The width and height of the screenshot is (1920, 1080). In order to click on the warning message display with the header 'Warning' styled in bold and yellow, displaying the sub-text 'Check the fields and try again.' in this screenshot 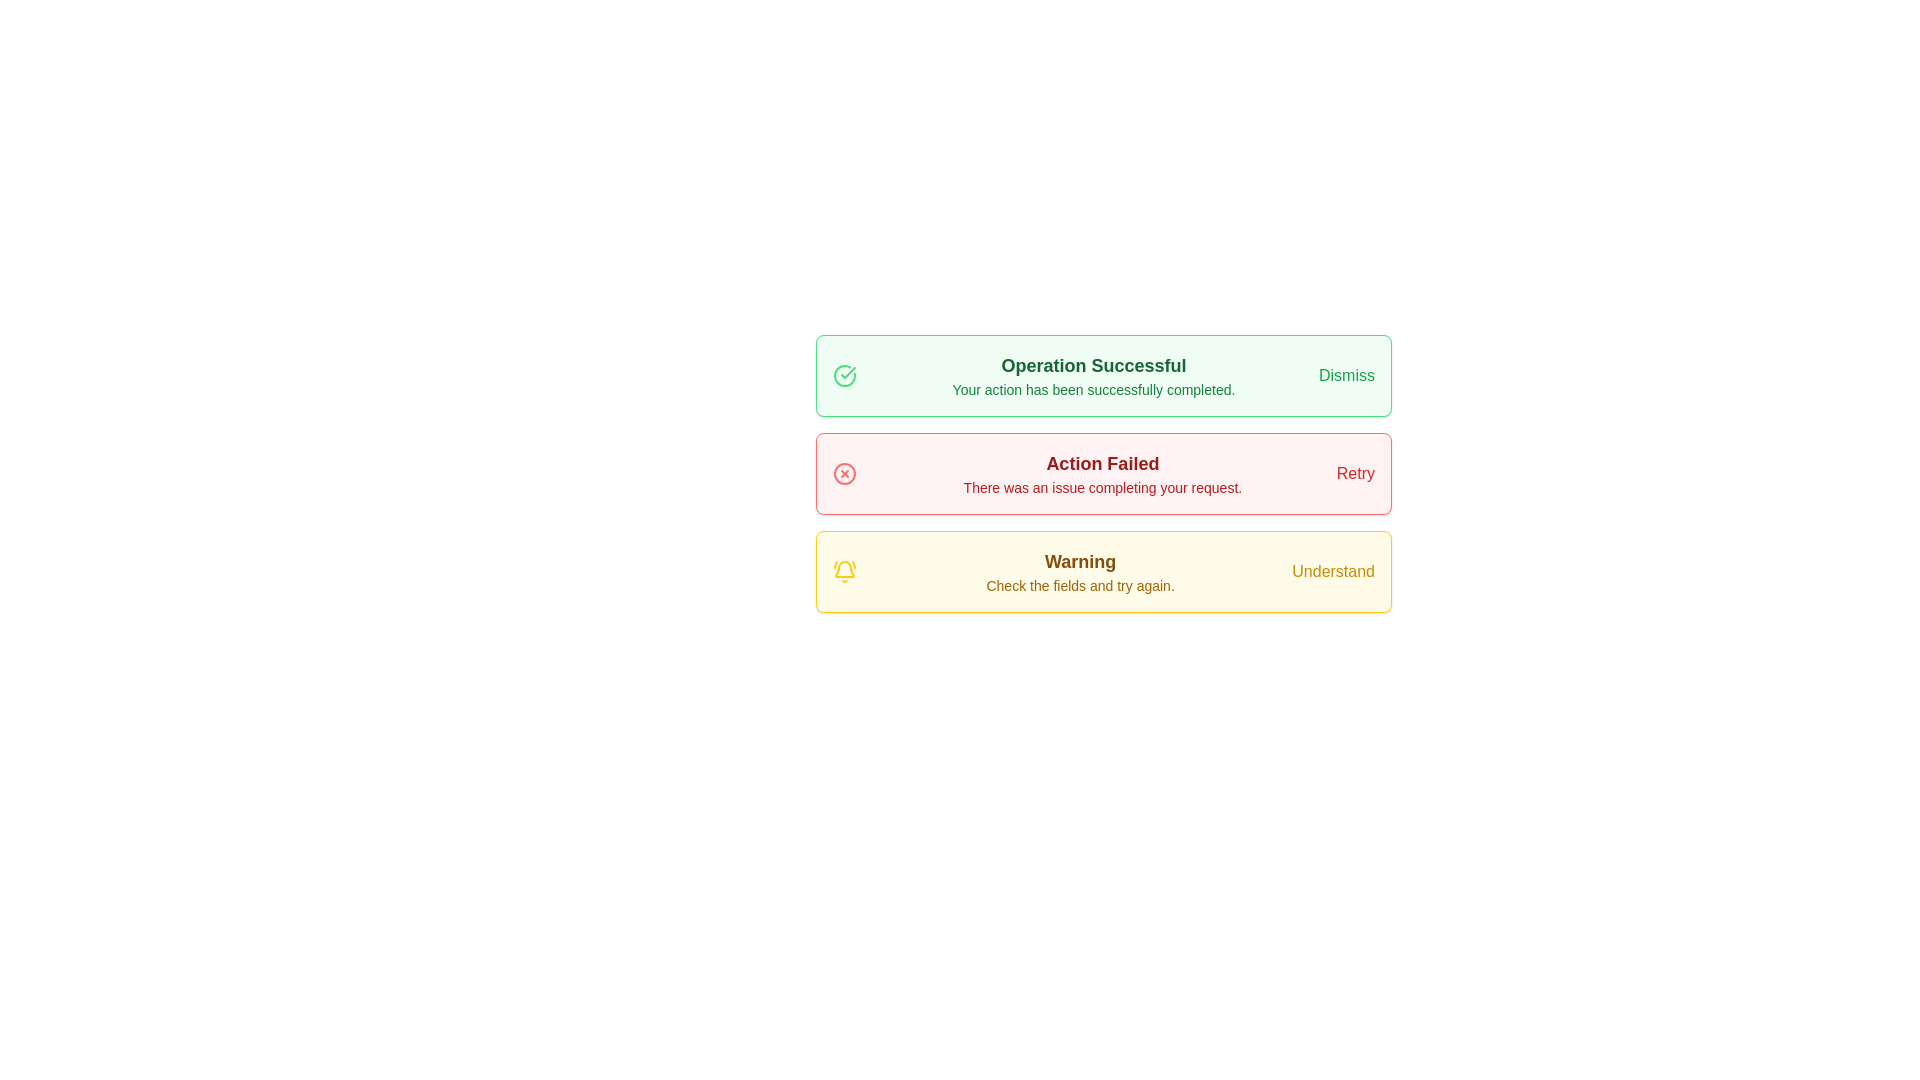, I will do `click(1079, 571)`.